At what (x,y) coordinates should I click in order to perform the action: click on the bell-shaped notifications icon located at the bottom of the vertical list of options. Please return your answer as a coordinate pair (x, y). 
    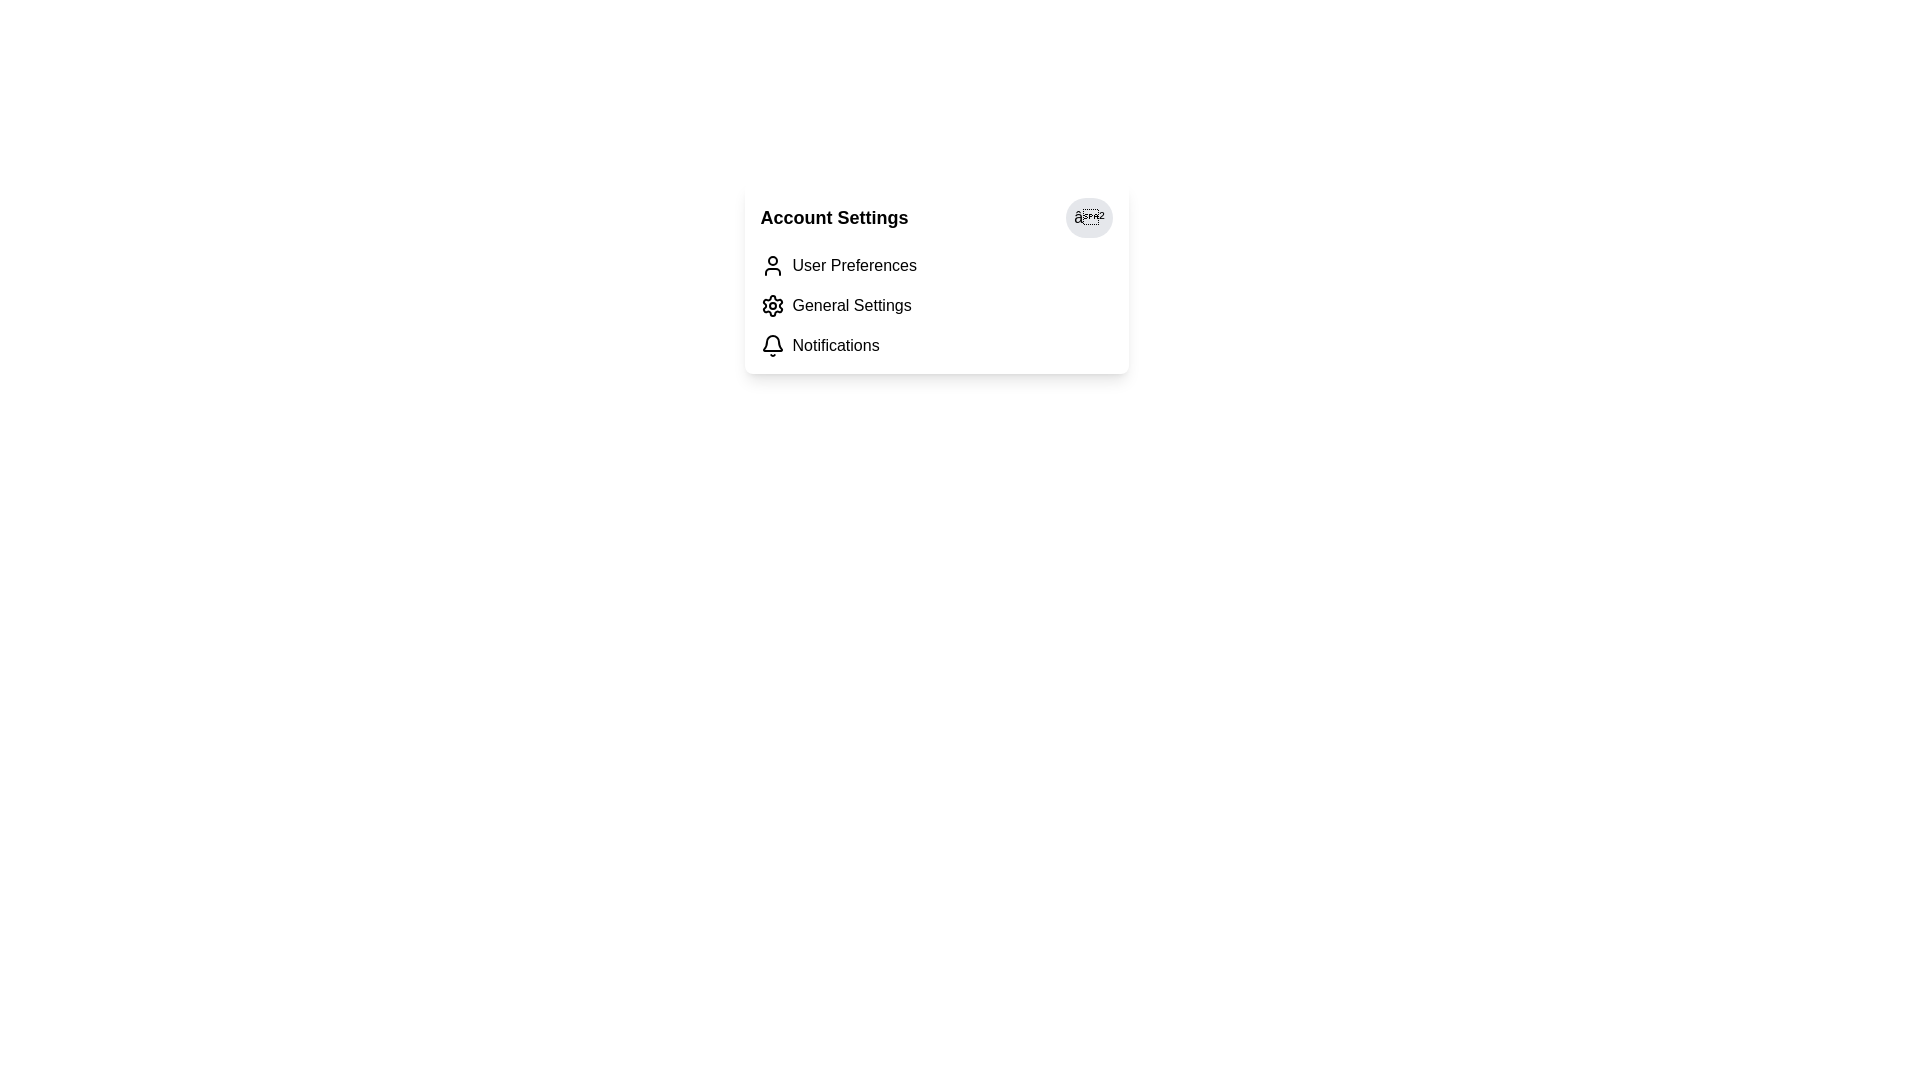
    Looking at the image, I should click on (771, 342).